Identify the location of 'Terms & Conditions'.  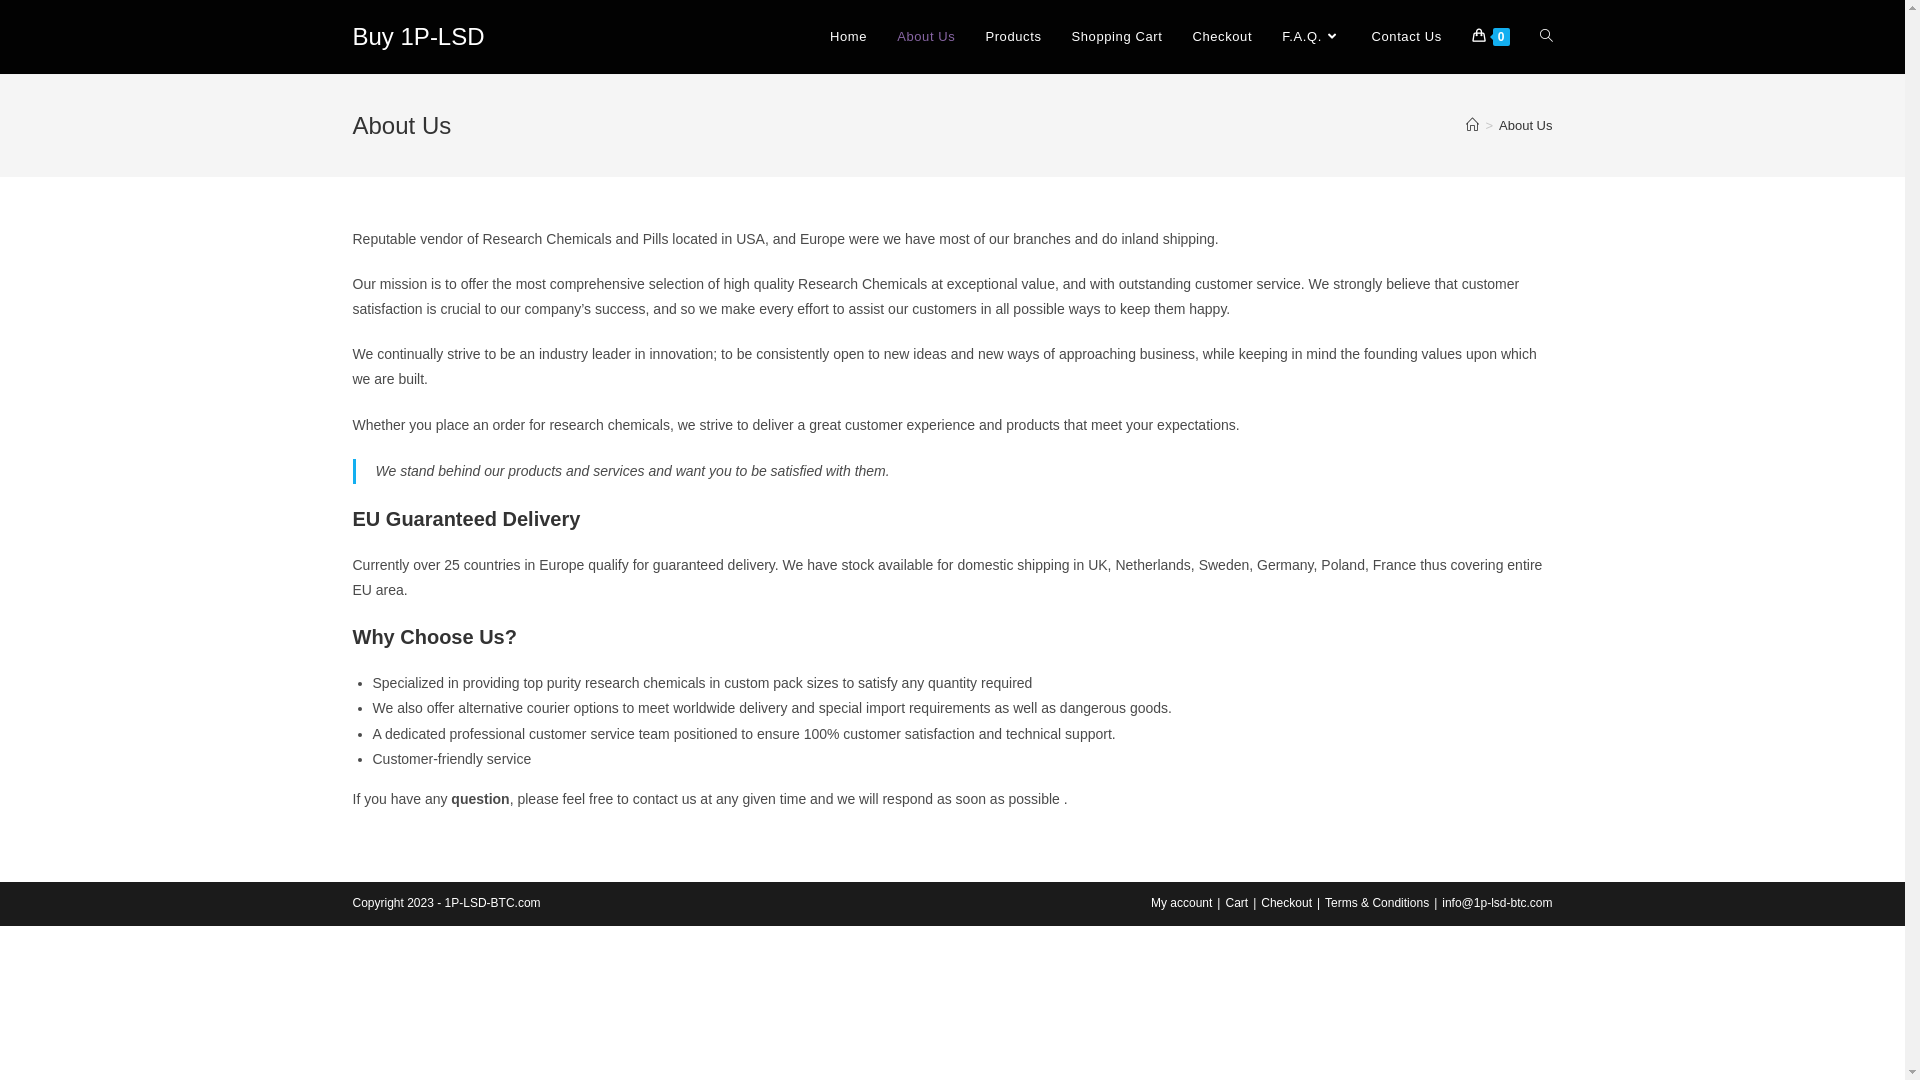
(1376, 902).